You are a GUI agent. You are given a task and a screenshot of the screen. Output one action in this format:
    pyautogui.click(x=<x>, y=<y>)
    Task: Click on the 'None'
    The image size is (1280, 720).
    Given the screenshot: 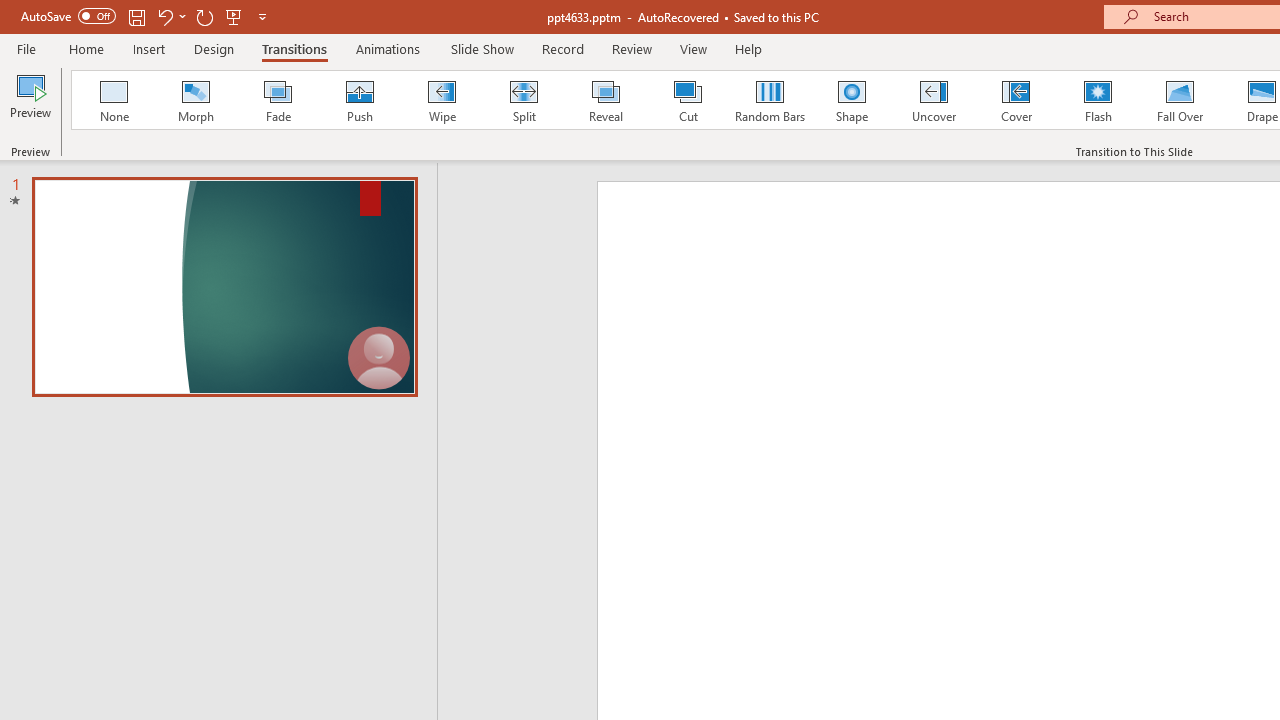 What is the action you would take?
    pyautogui.click(x=112, y=100)
    